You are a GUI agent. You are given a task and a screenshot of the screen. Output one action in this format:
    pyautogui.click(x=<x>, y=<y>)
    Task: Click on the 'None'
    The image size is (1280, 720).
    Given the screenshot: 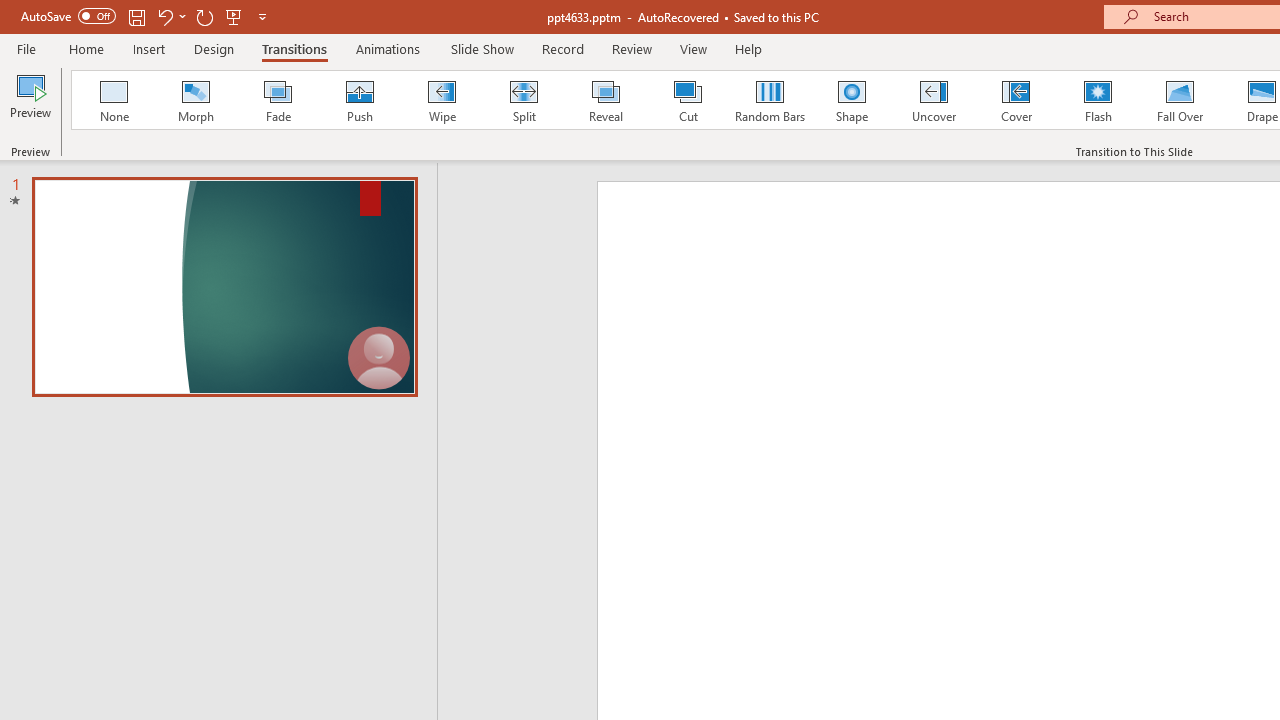 What is the action you would take?
    pyautogui.click(x=112, y=100)
    